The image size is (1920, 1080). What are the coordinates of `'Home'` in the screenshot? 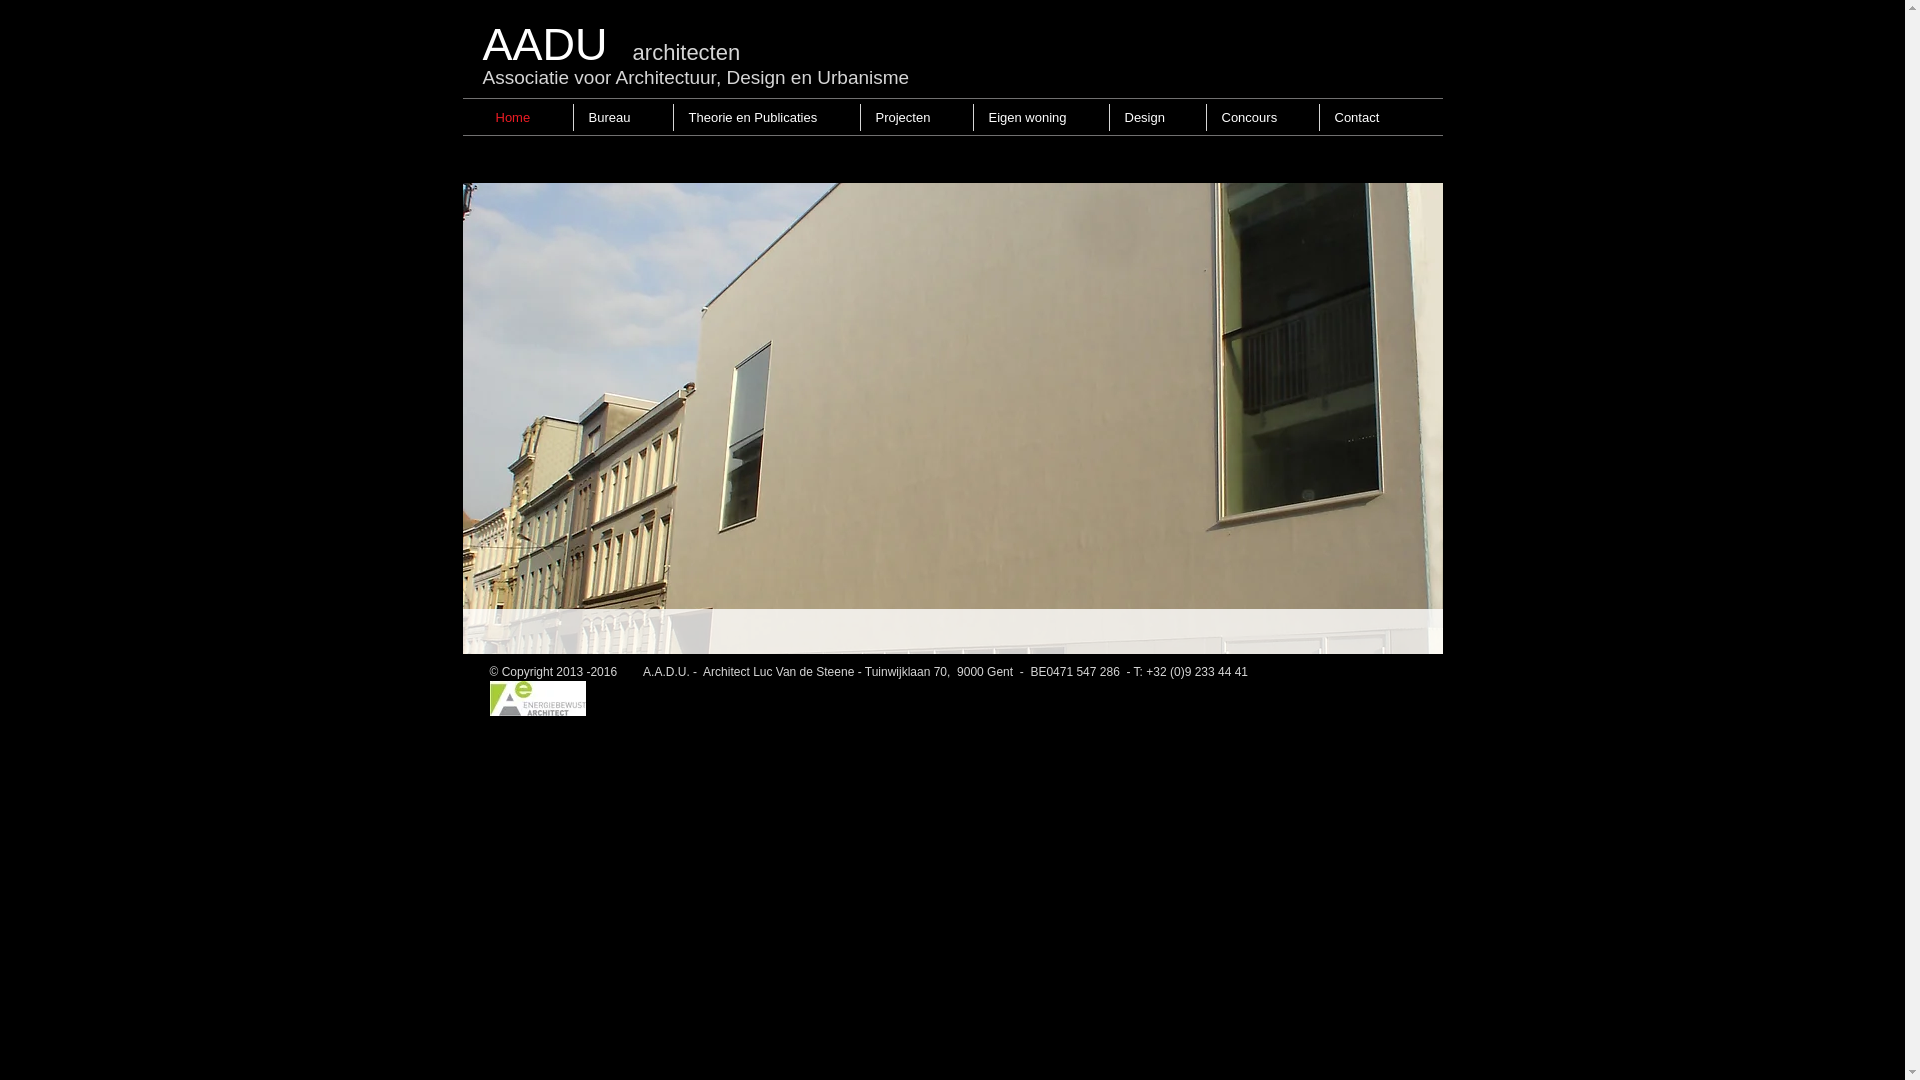 It's located at (480, 117).